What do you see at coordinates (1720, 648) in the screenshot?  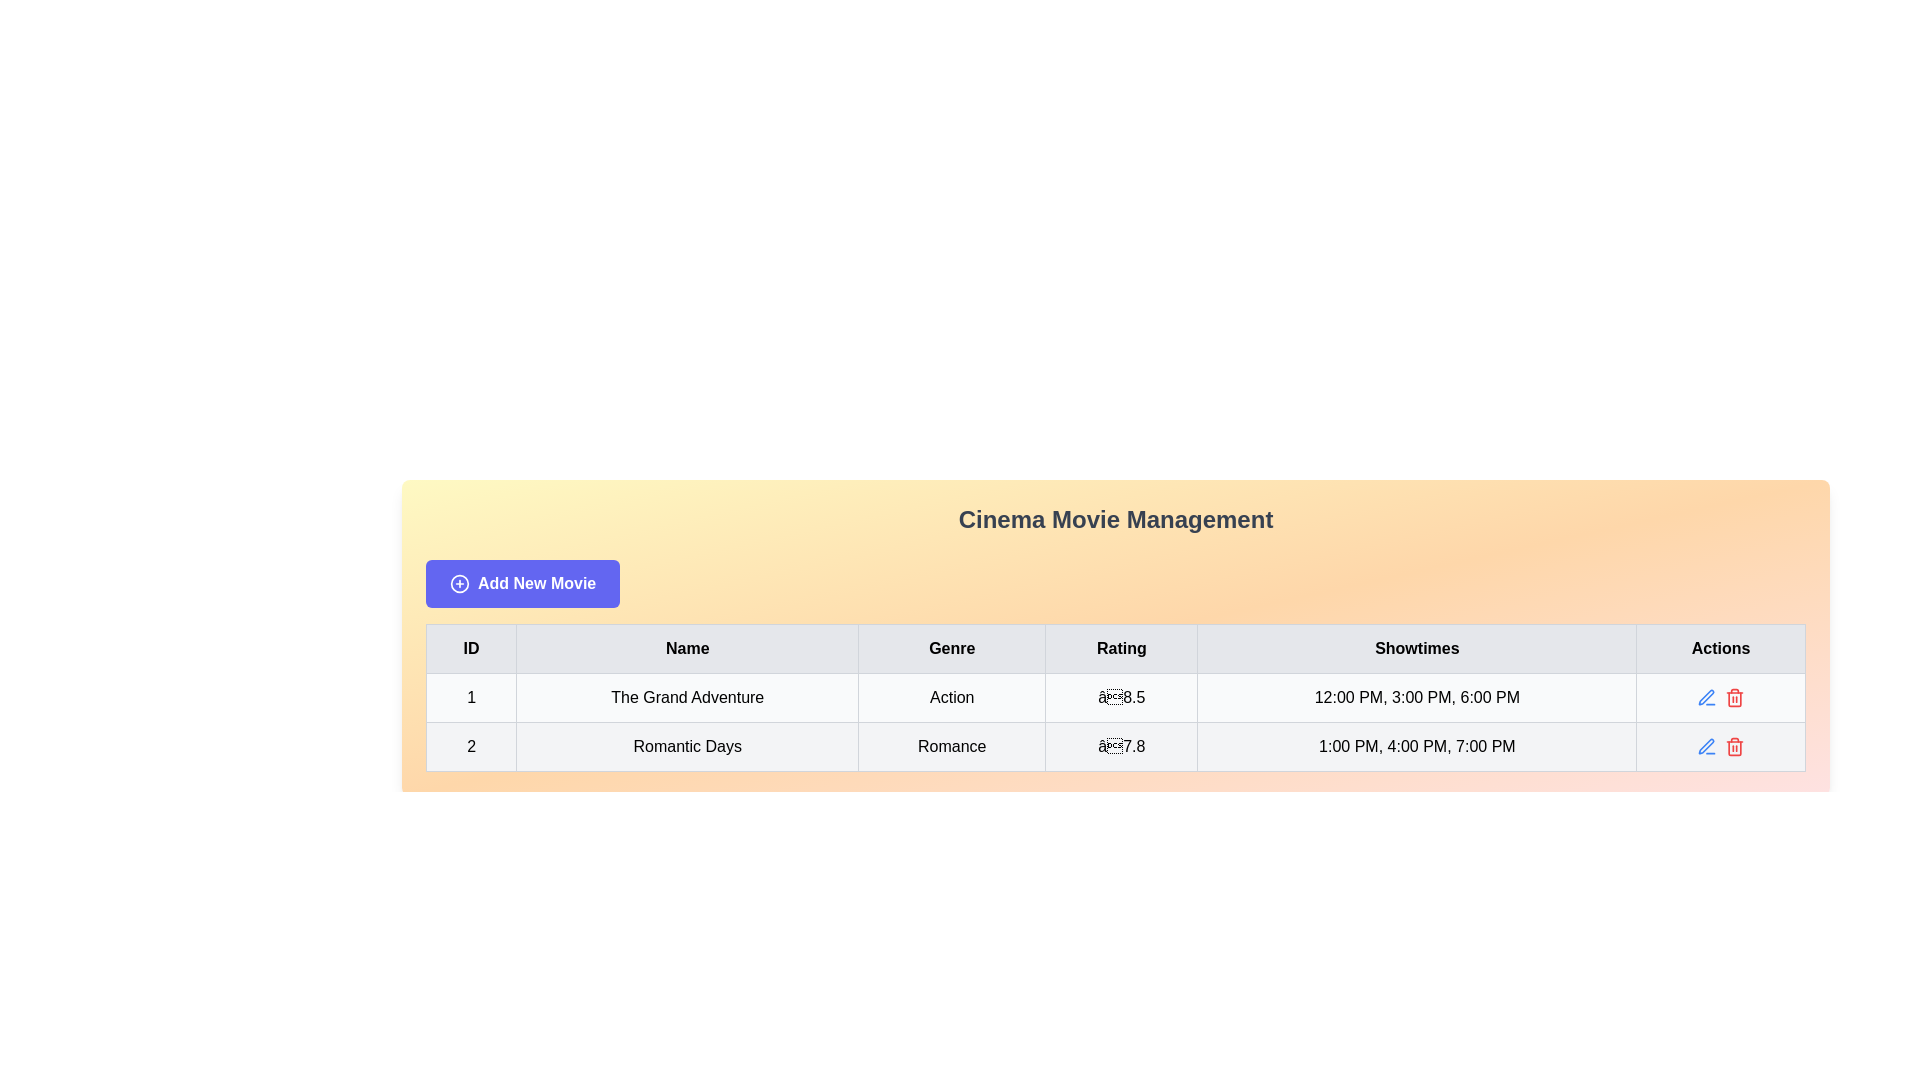 I see `the 'Actions' text label in the table header, which has a grey background and black text, located as the sixth item in the header row` at bounding box center [1720, 648].